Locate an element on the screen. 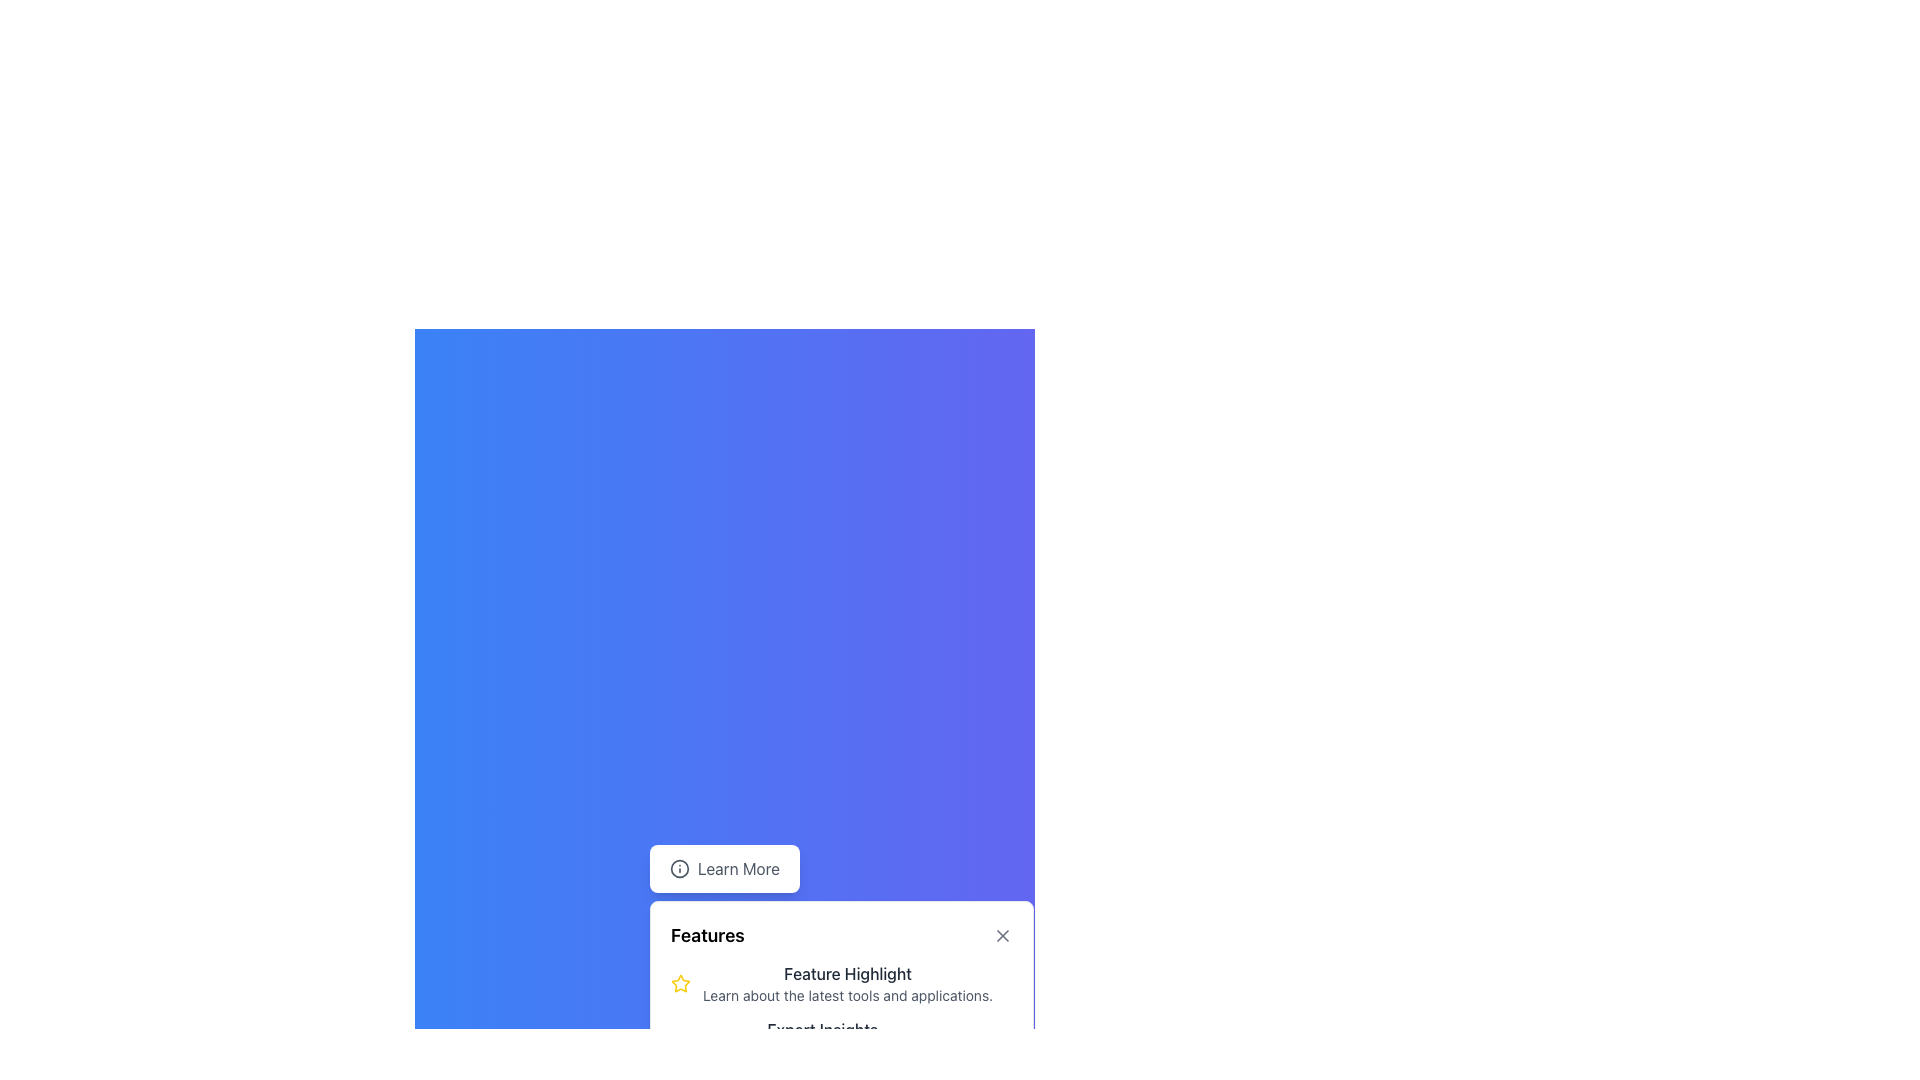 The width and height of the screenshot is (1920, 1080). the informational component located in the 'Features' section, which includes an icon and text, positioned above the 'Expert Insights' item is located at coordinates (841, 982).